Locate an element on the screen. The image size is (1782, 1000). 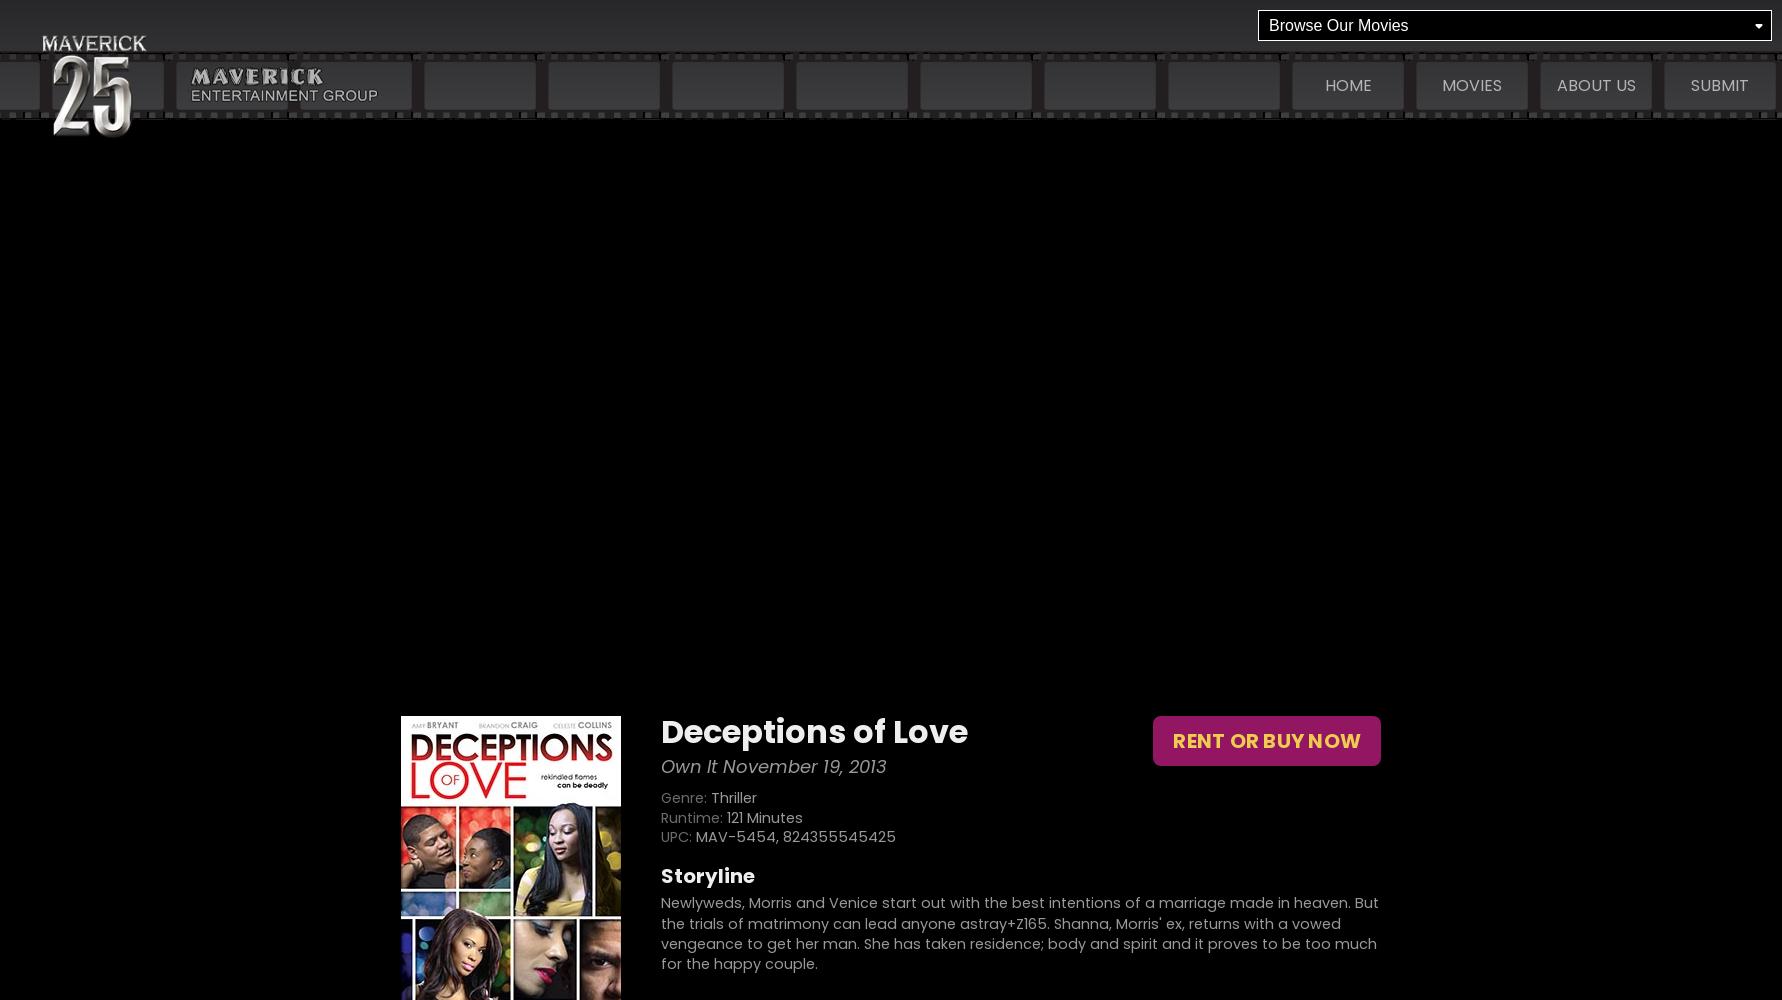
'Own It November 19, 2013' is located at coordinates (659, 766).